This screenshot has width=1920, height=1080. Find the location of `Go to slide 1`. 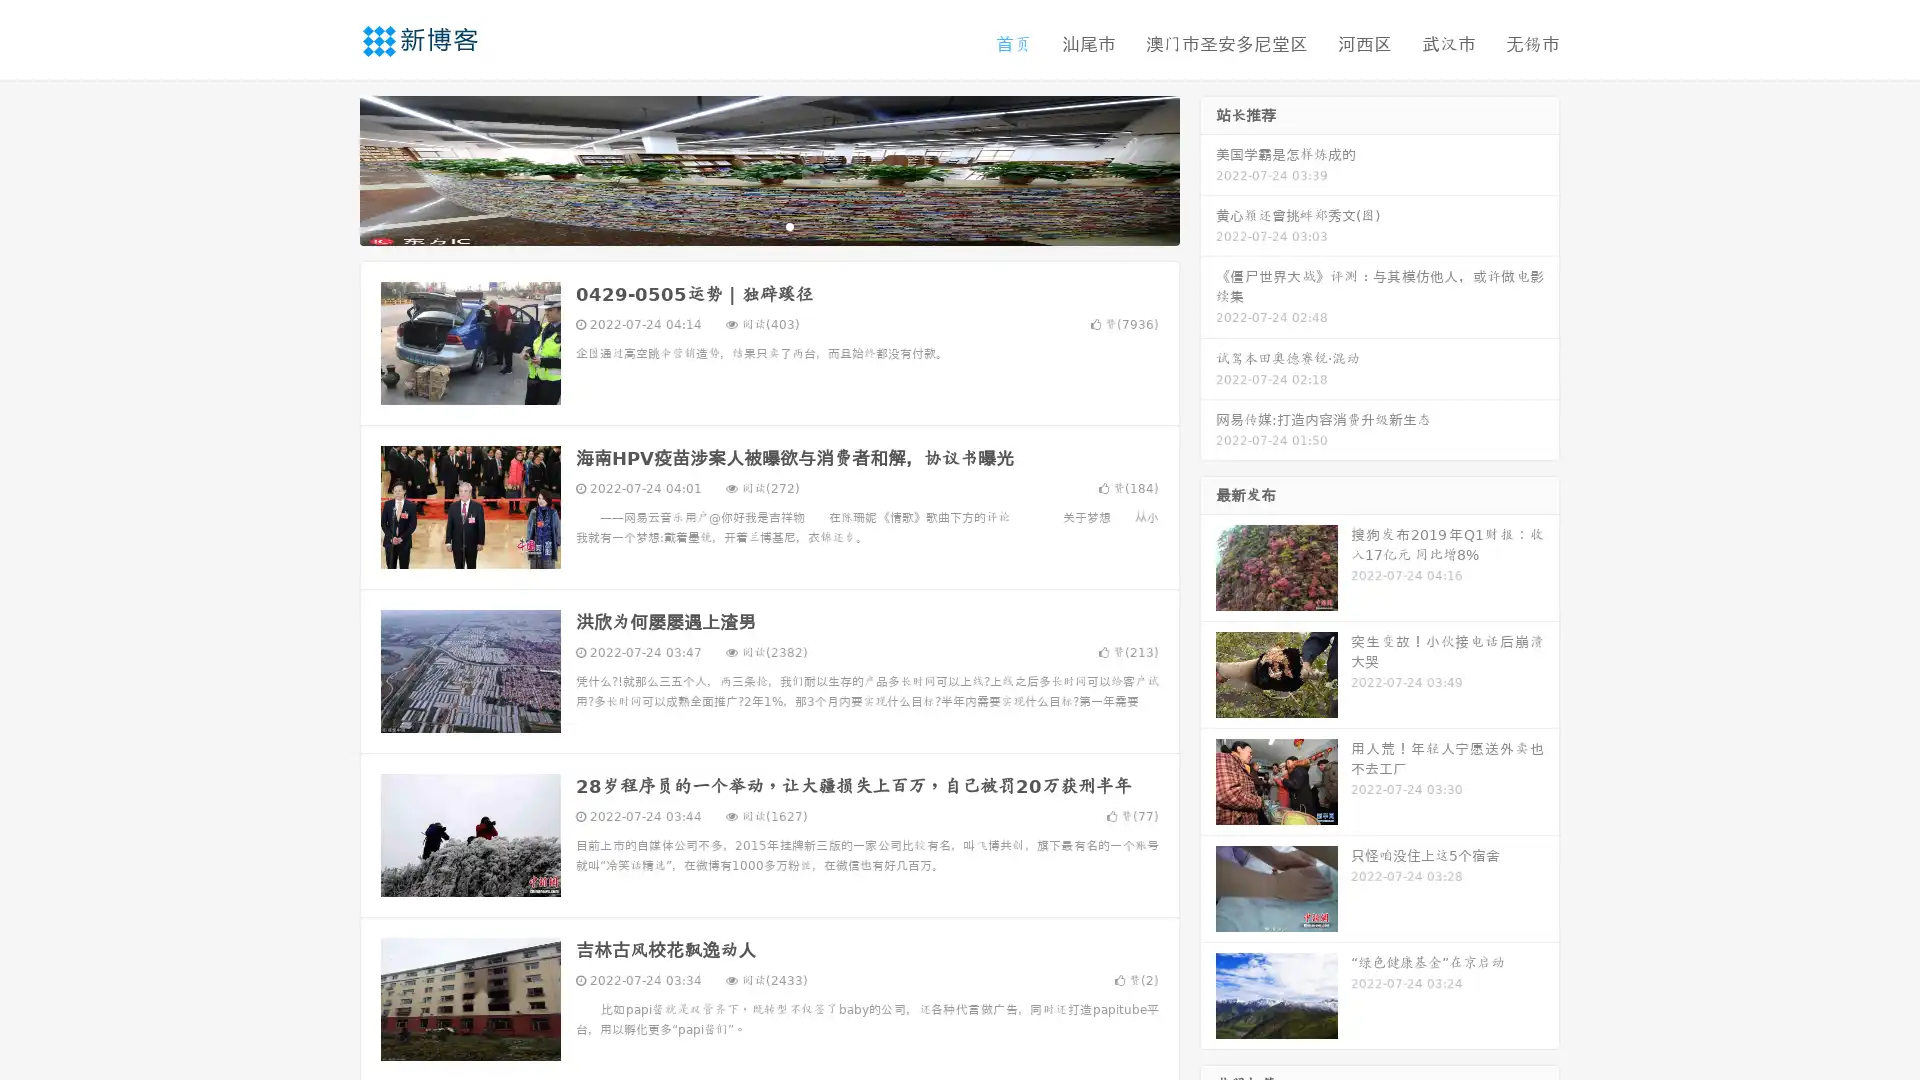

Go to slide 1 is located at coordinates (748, 225).